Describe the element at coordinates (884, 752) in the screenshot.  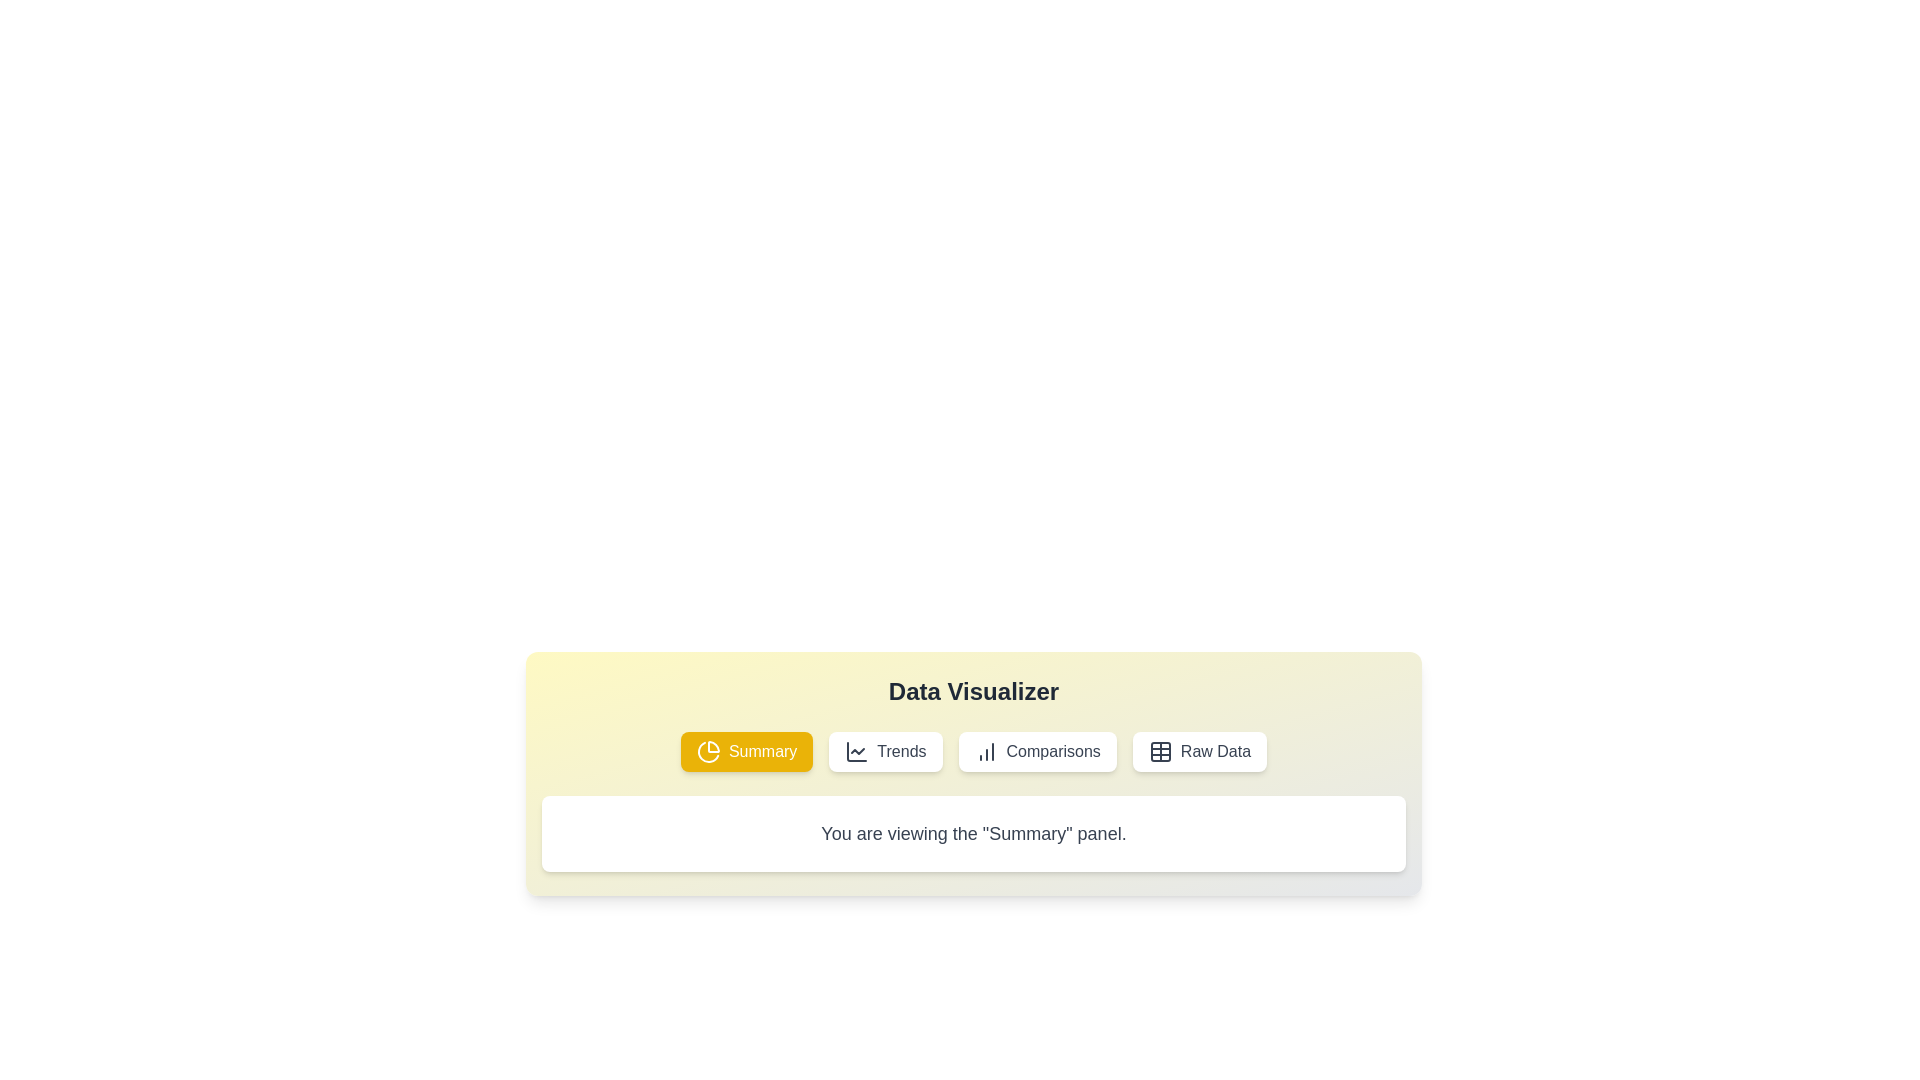
I see `the rectangular button labeled 'Trends' with a white background and gray text` at that location.